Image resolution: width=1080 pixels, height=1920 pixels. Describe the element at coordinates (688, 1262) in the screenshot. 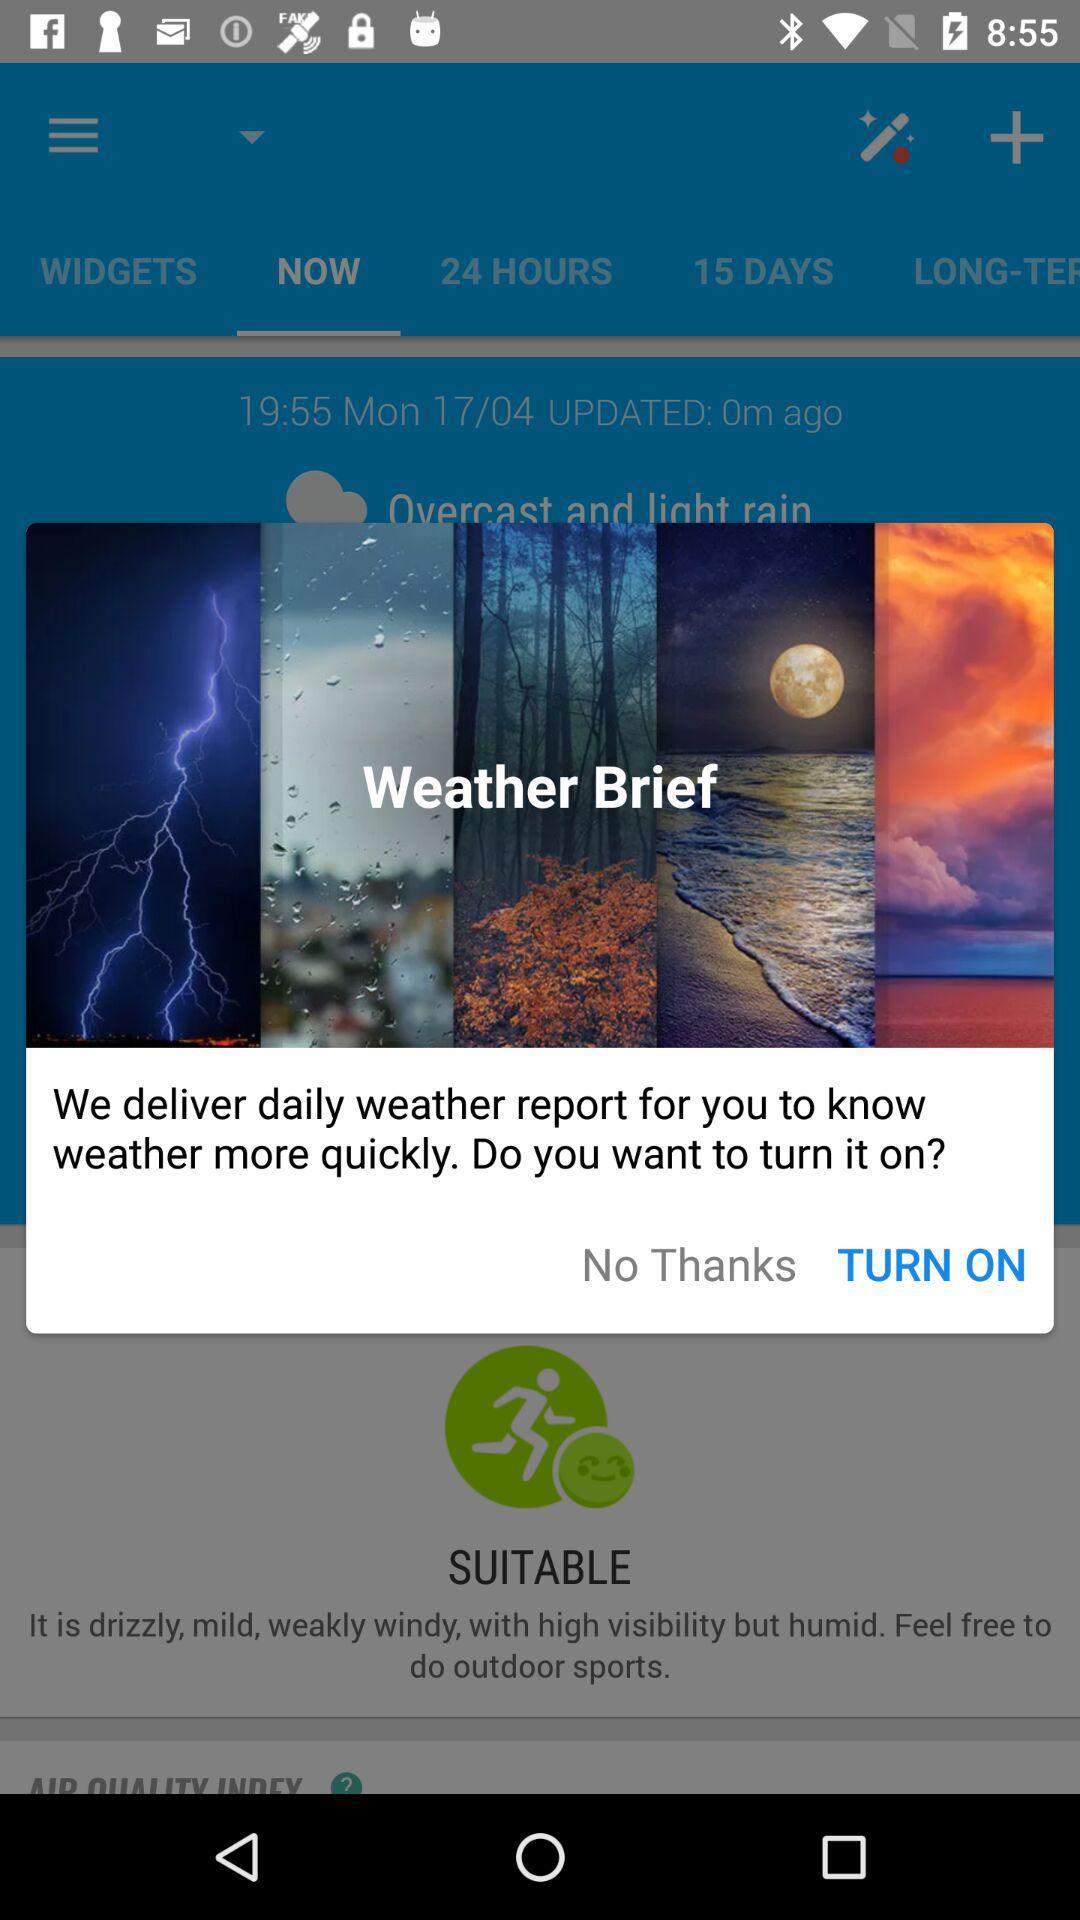

I see `icon next to the turn on` at that location.